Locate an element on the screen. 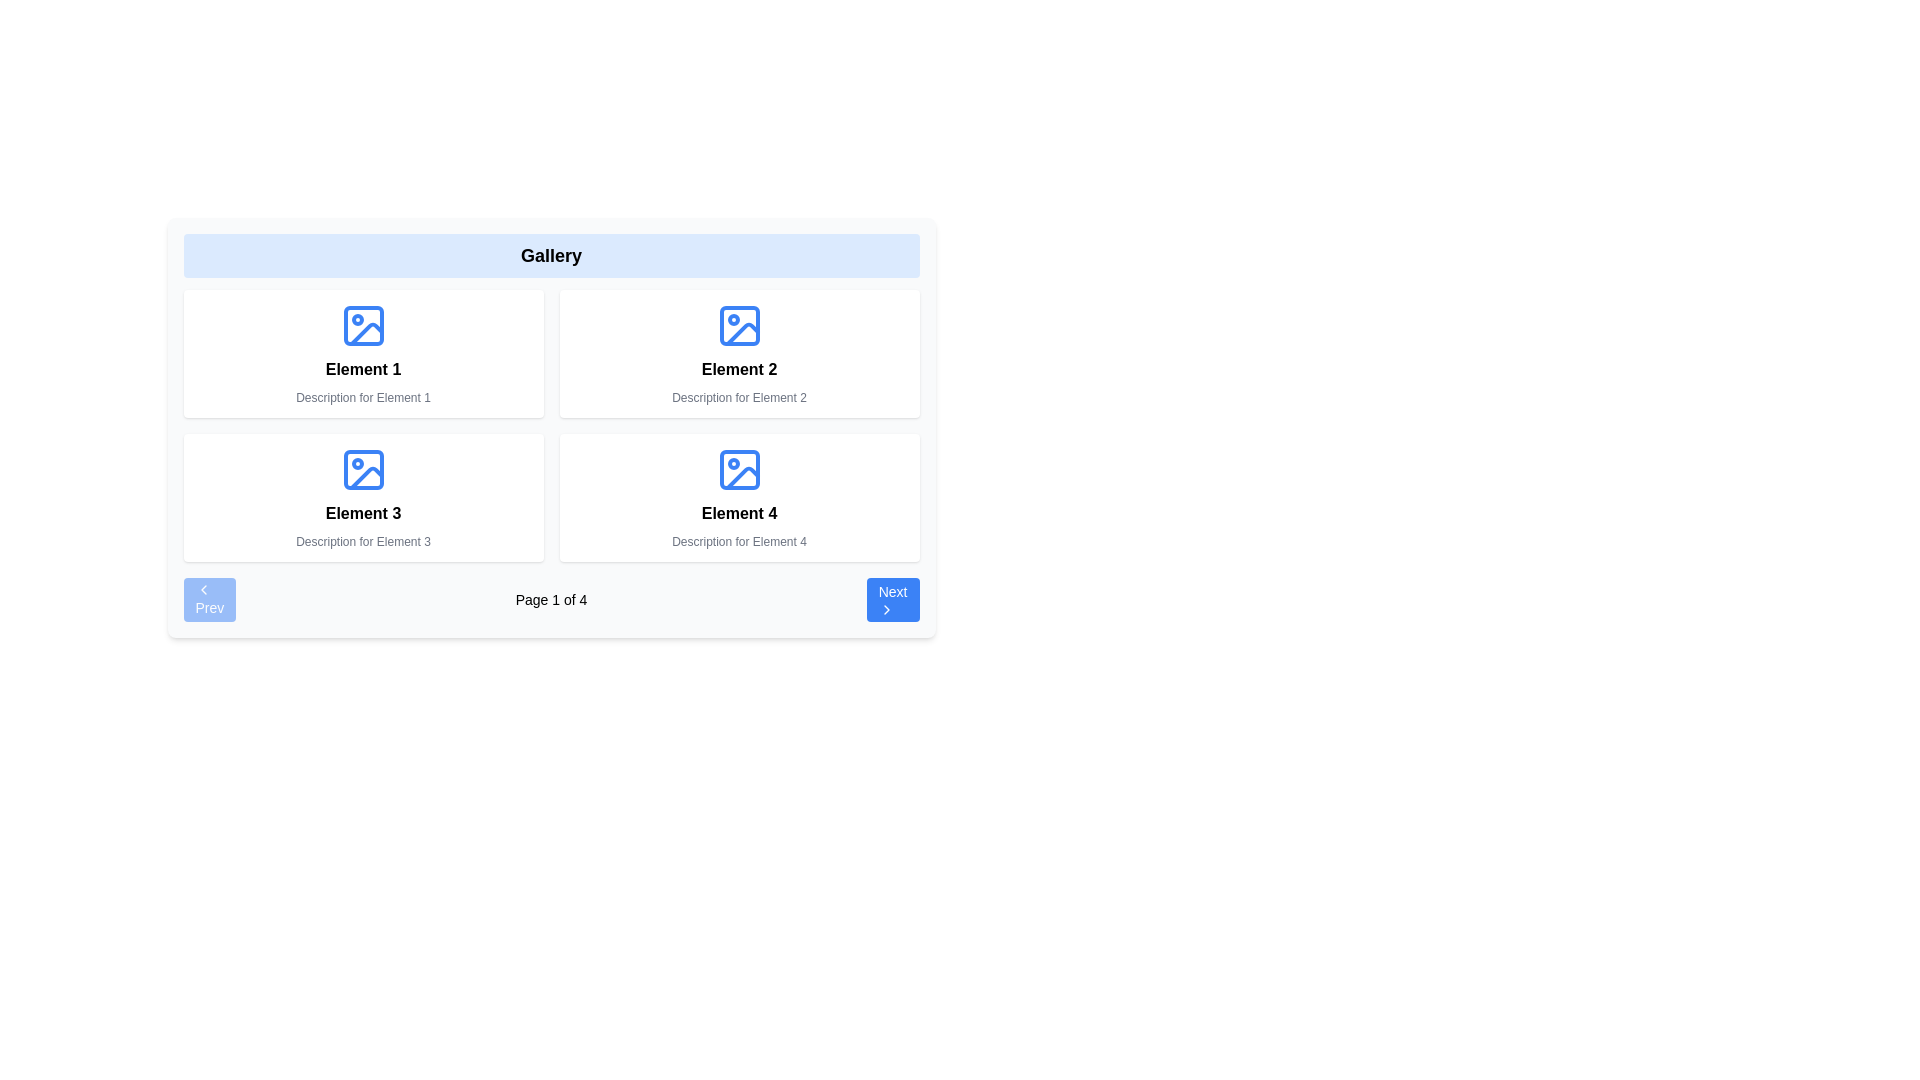  the static text label displayed in light gray, centrally aligned under the bold heading 'Element 1' within the first card of the grid layout is located at coordinates (363, 397).